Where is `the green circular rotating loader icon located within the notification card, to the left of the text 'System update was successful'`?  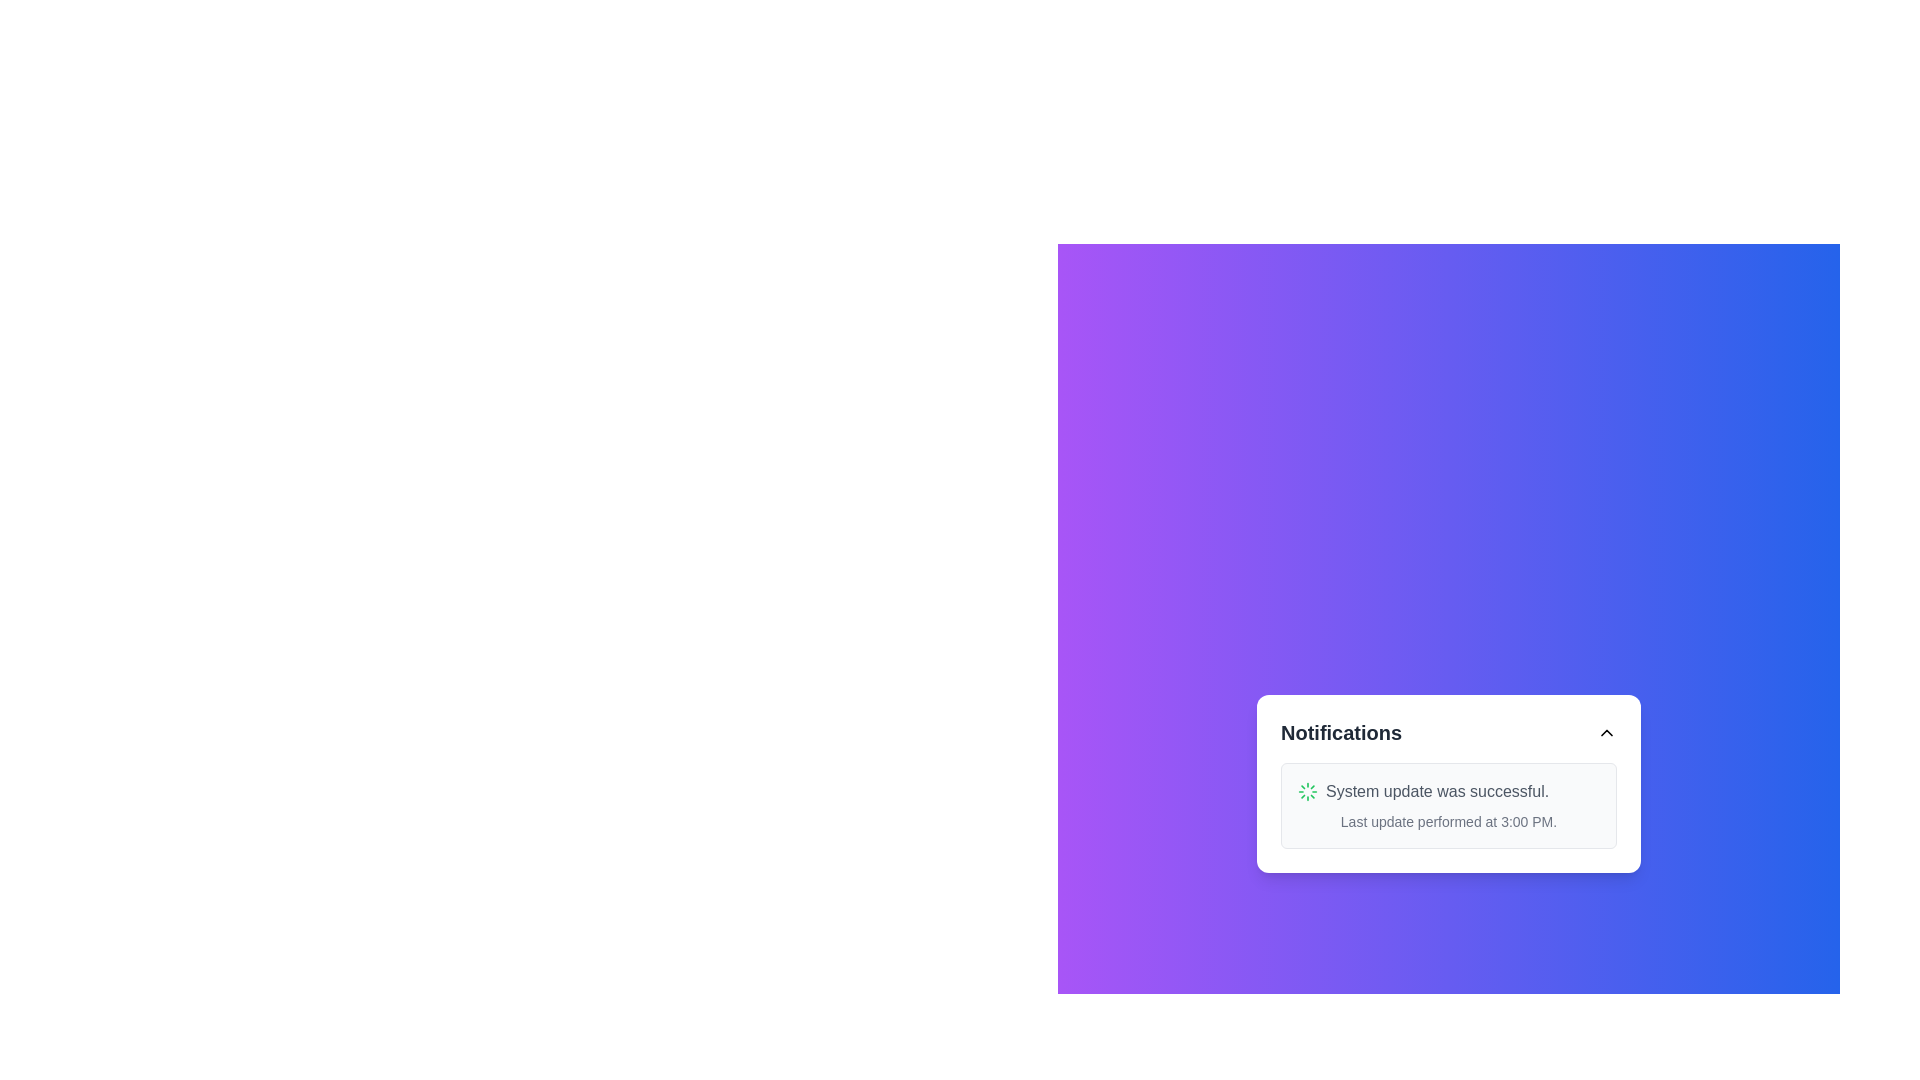
the green circular rotating loader icon located within the notification card, to the left of the text 'System update was successful' is located at coordinates (1308, 790).